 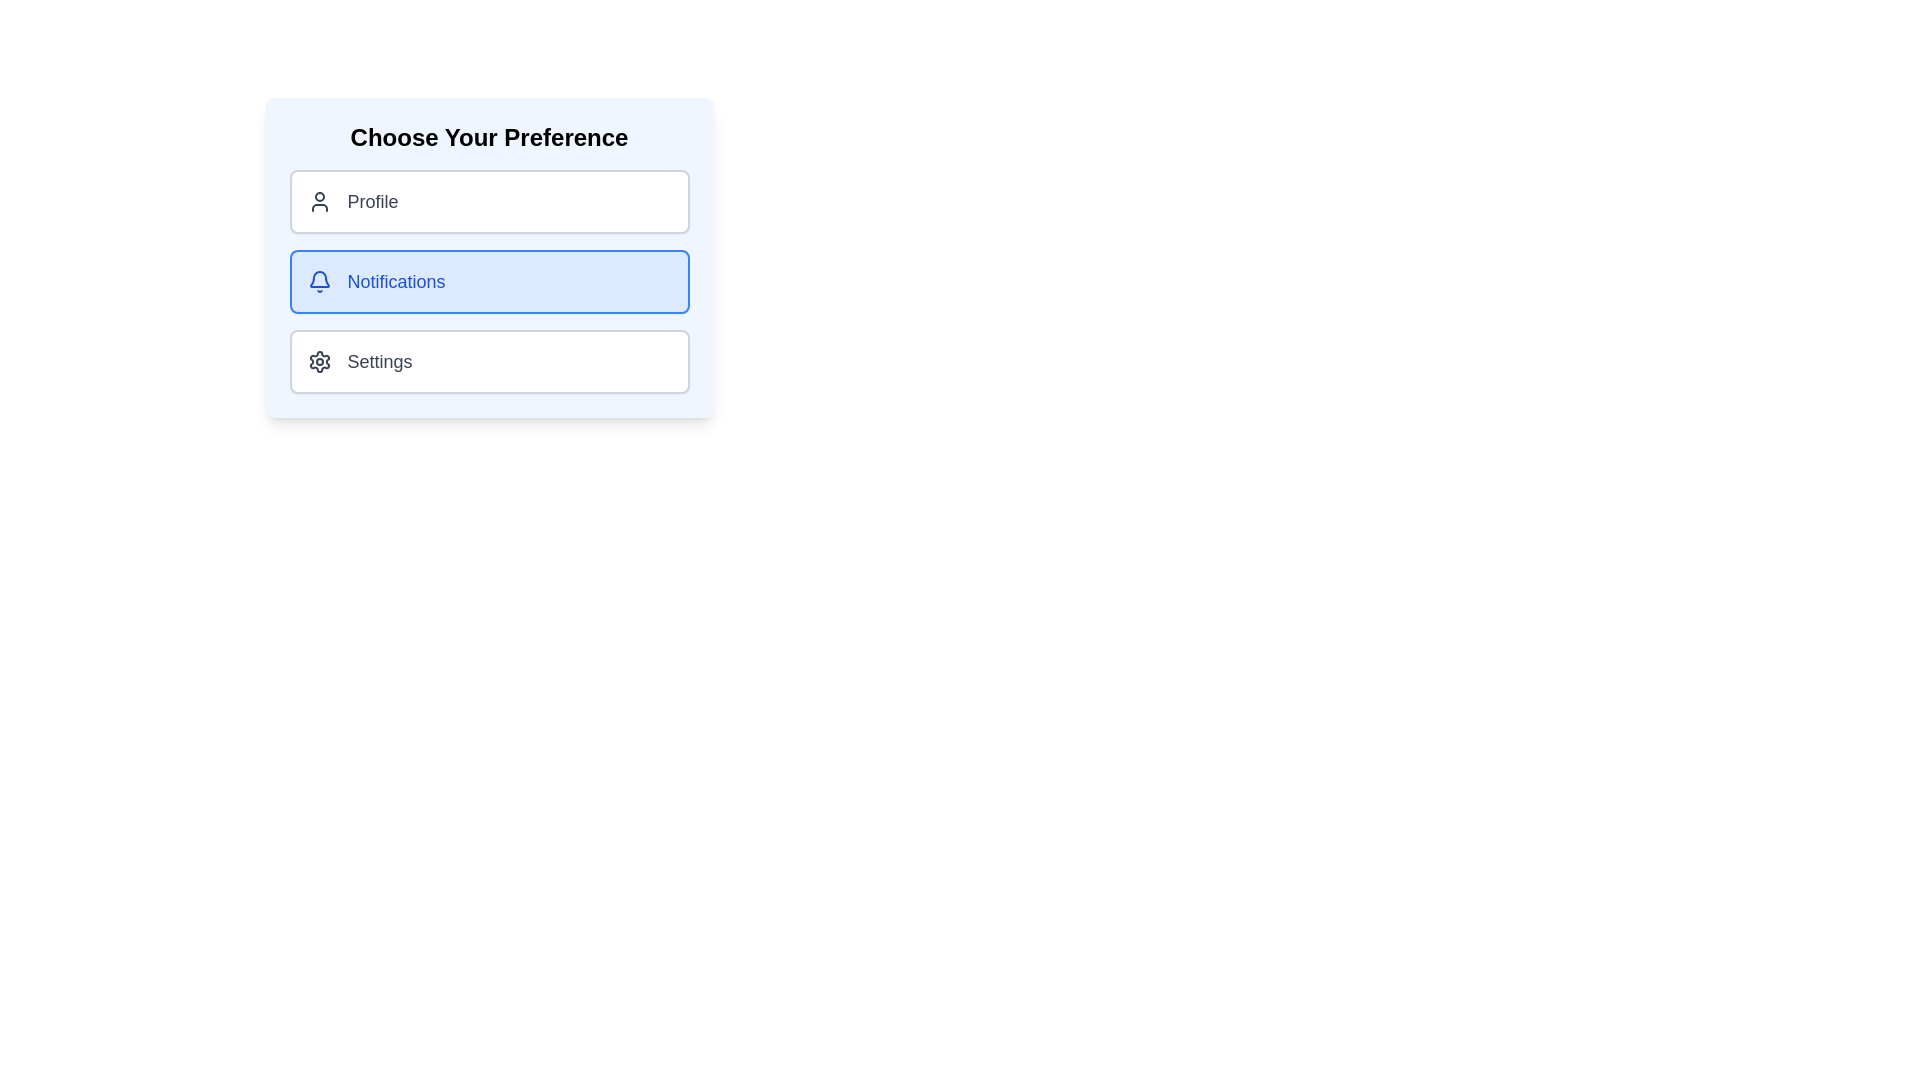 What do you see at coordinates (318, 362) in the screenshot?
I see `the Decorative Icon, which is a black gear icon with a minimalist design located to the left of the 'Settings' text` at bounding box center [318, 362].